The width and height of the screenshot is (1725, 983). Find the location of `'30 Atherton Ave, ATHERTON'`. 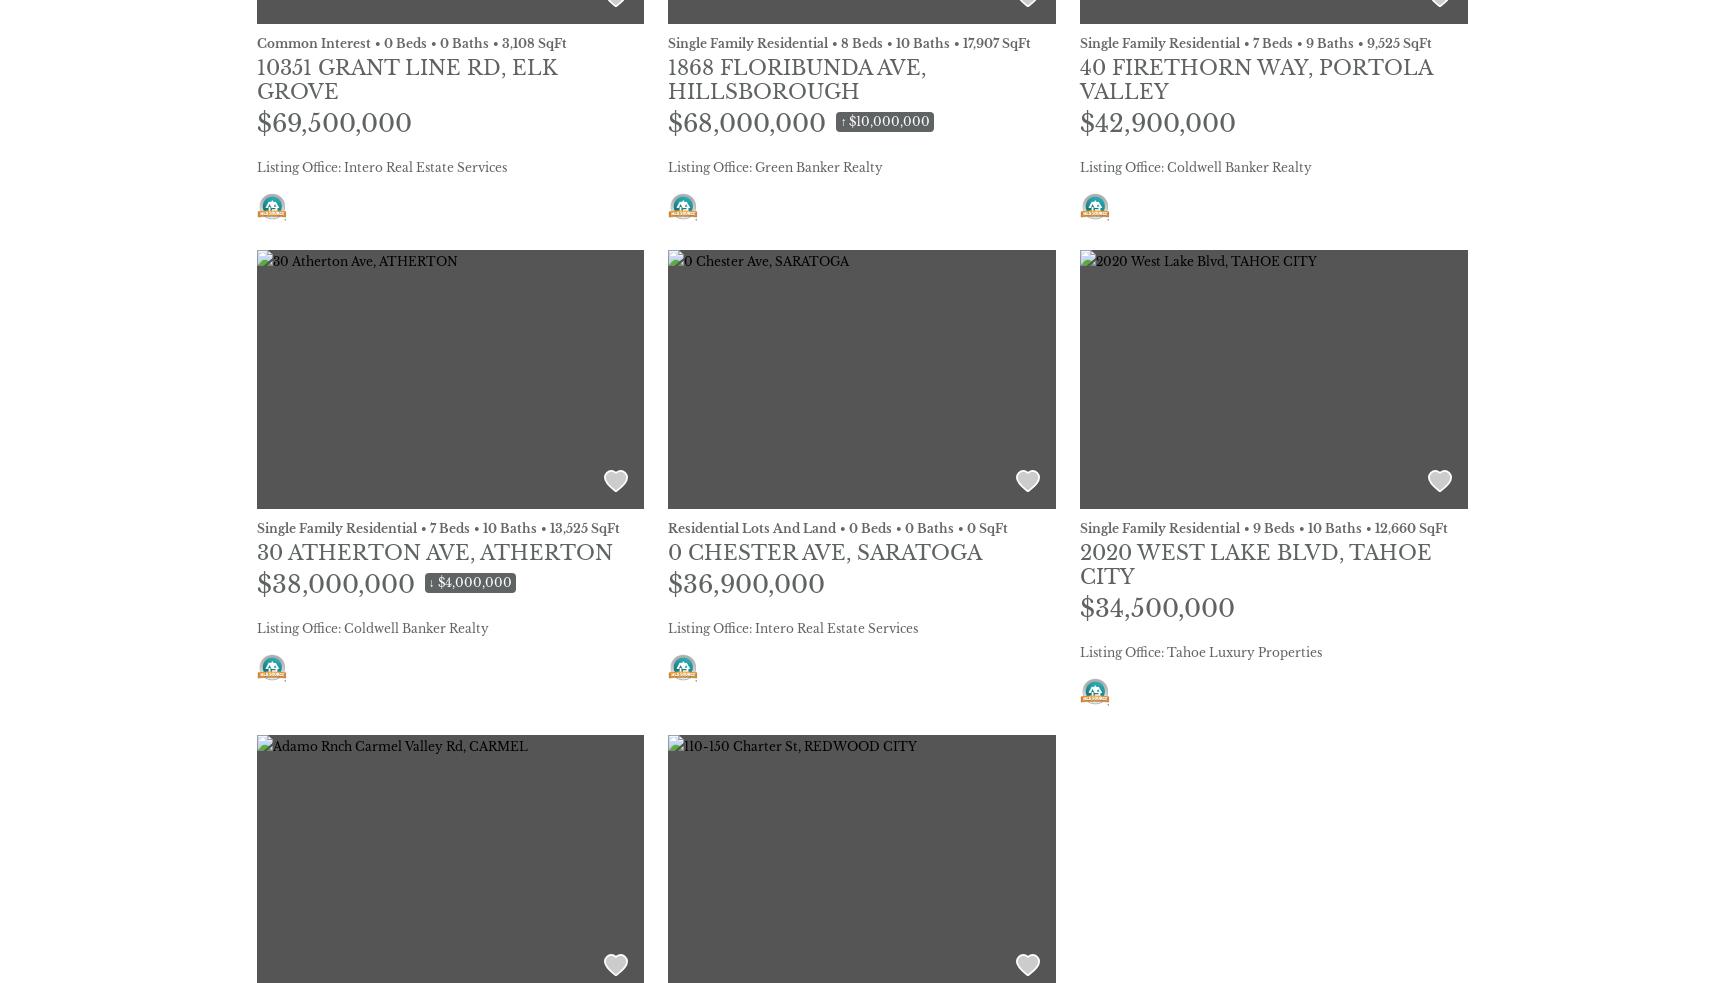

'30 Atherton Ave, ATHERTON' is located at coordinates (433, 551).